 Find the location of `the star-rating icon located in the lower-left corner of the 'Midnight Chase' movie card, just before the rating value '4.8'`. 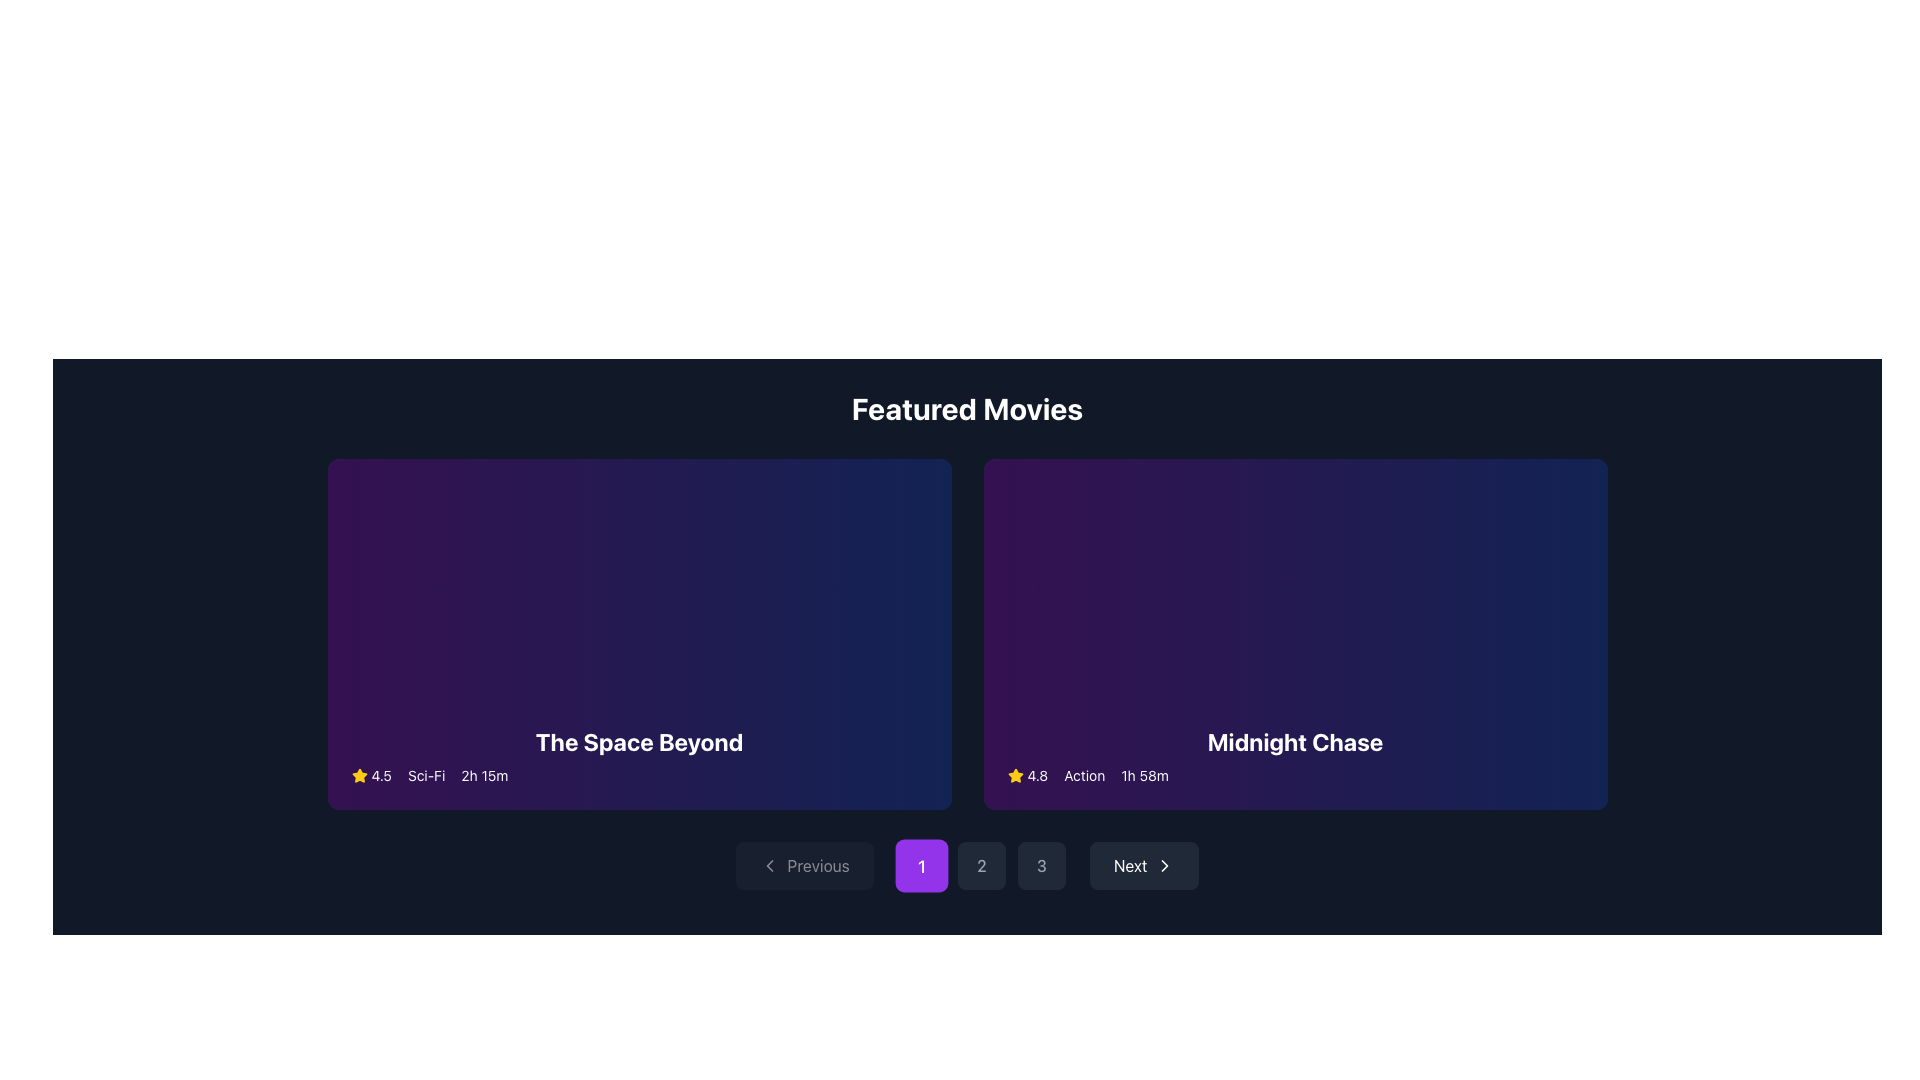

the star-rating icon located in the lower-left corner of the 'Midnight Chase' movie card, just before the rating value '4.8' is located at coordinates (1015, 774).